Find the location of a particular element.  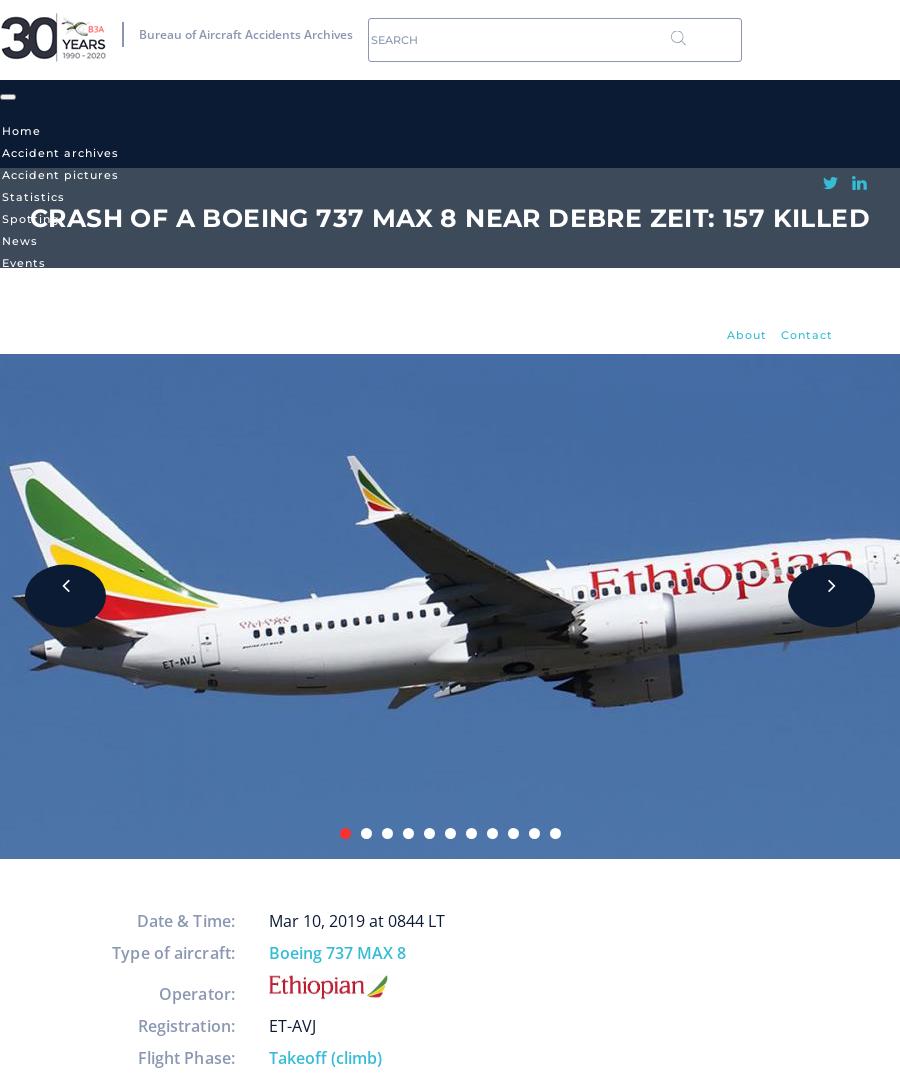

'Boeing 737 MAX 8' is located at coordinates (268, 953).